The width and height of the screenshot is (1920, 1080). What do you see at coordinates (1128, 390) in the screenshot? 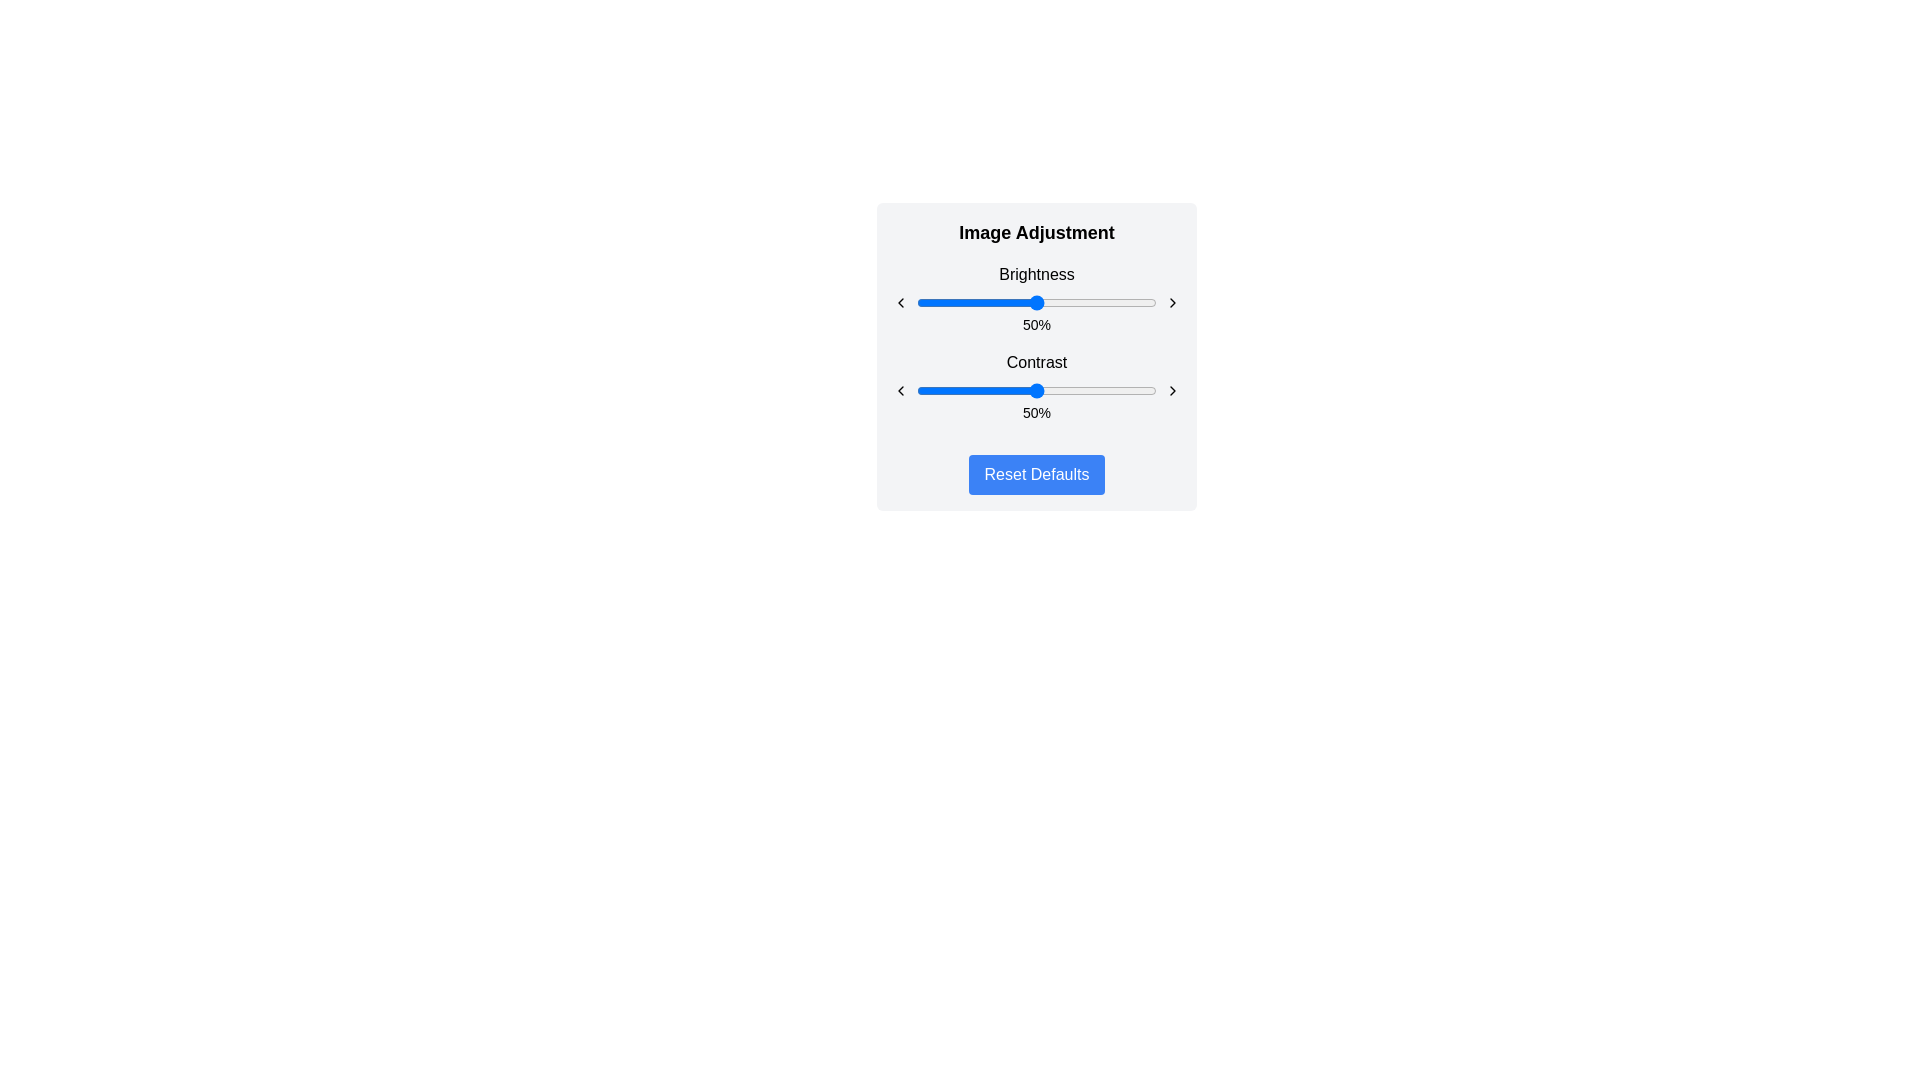
I see `contrast` at bounding box center [1128, 390].